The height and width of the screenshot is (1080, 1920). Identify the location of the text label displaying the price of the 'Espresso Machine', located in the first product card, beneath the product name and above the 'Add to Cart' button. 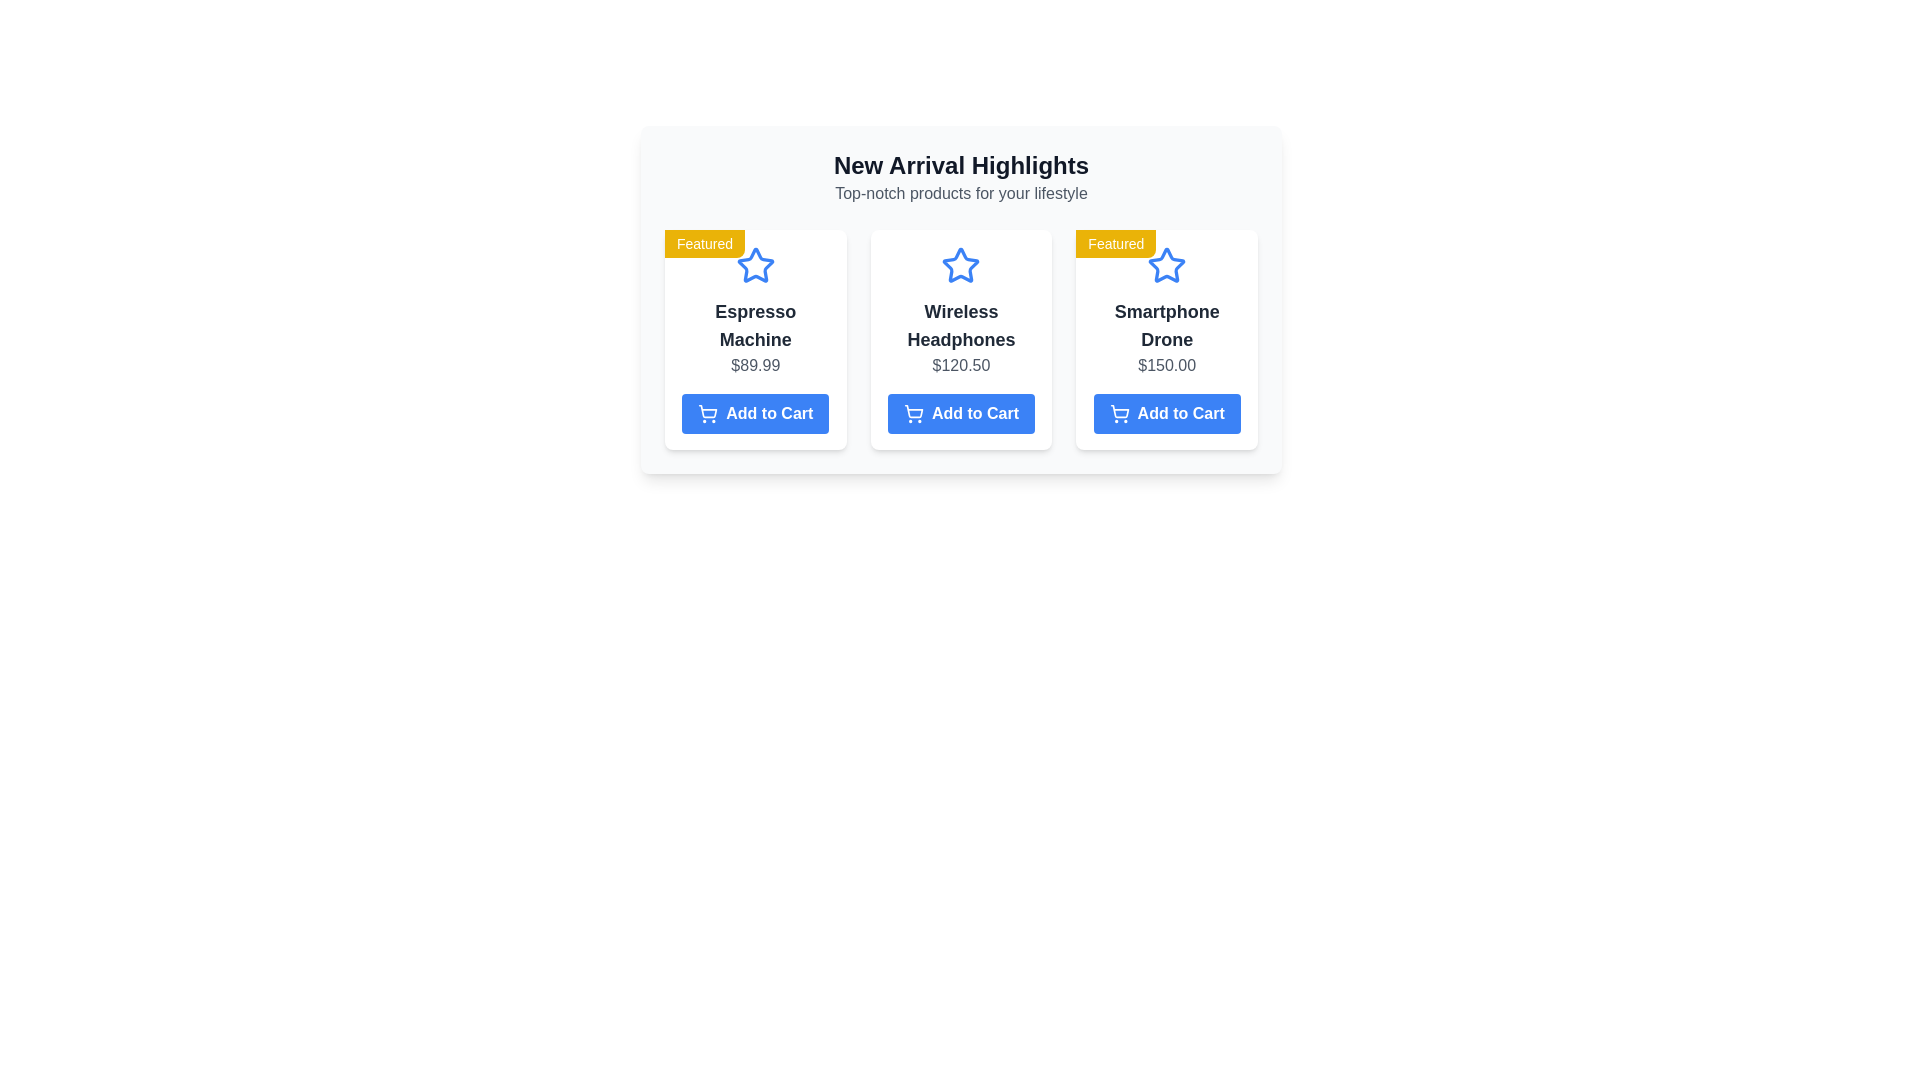
(754, 366).